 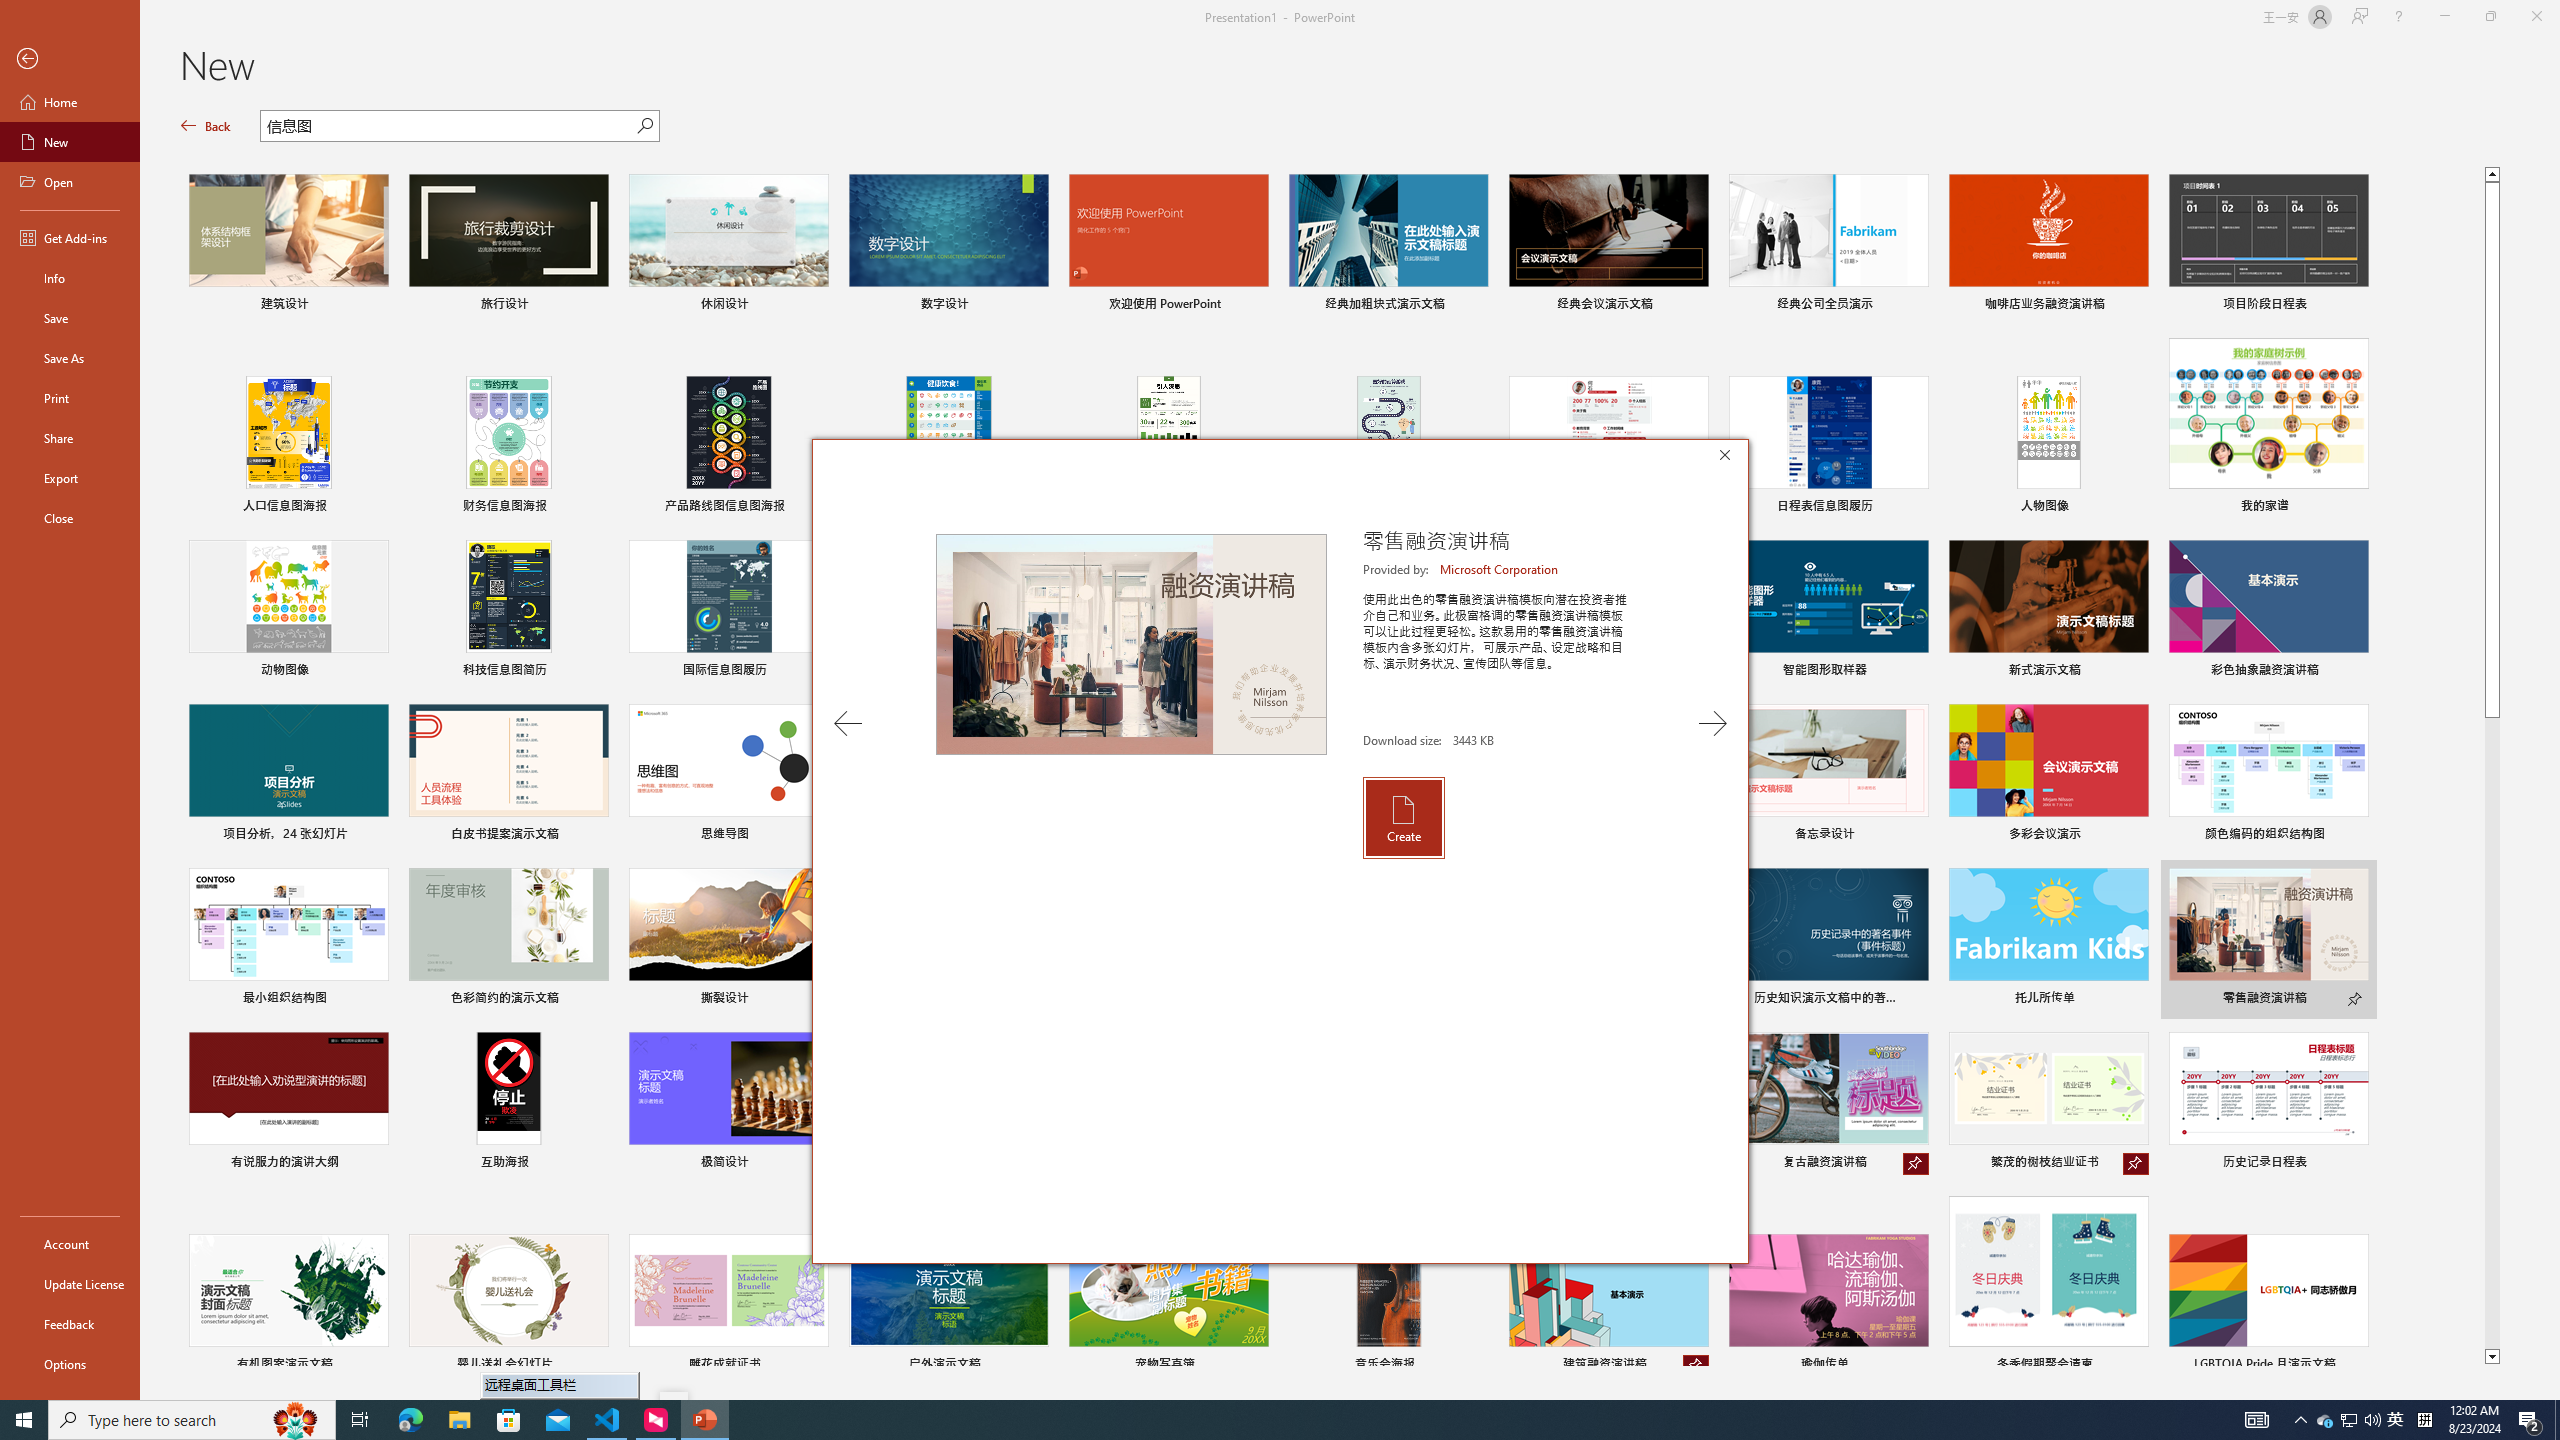 I want to click on 'Pin to list', so click(x=2355, y=1364).